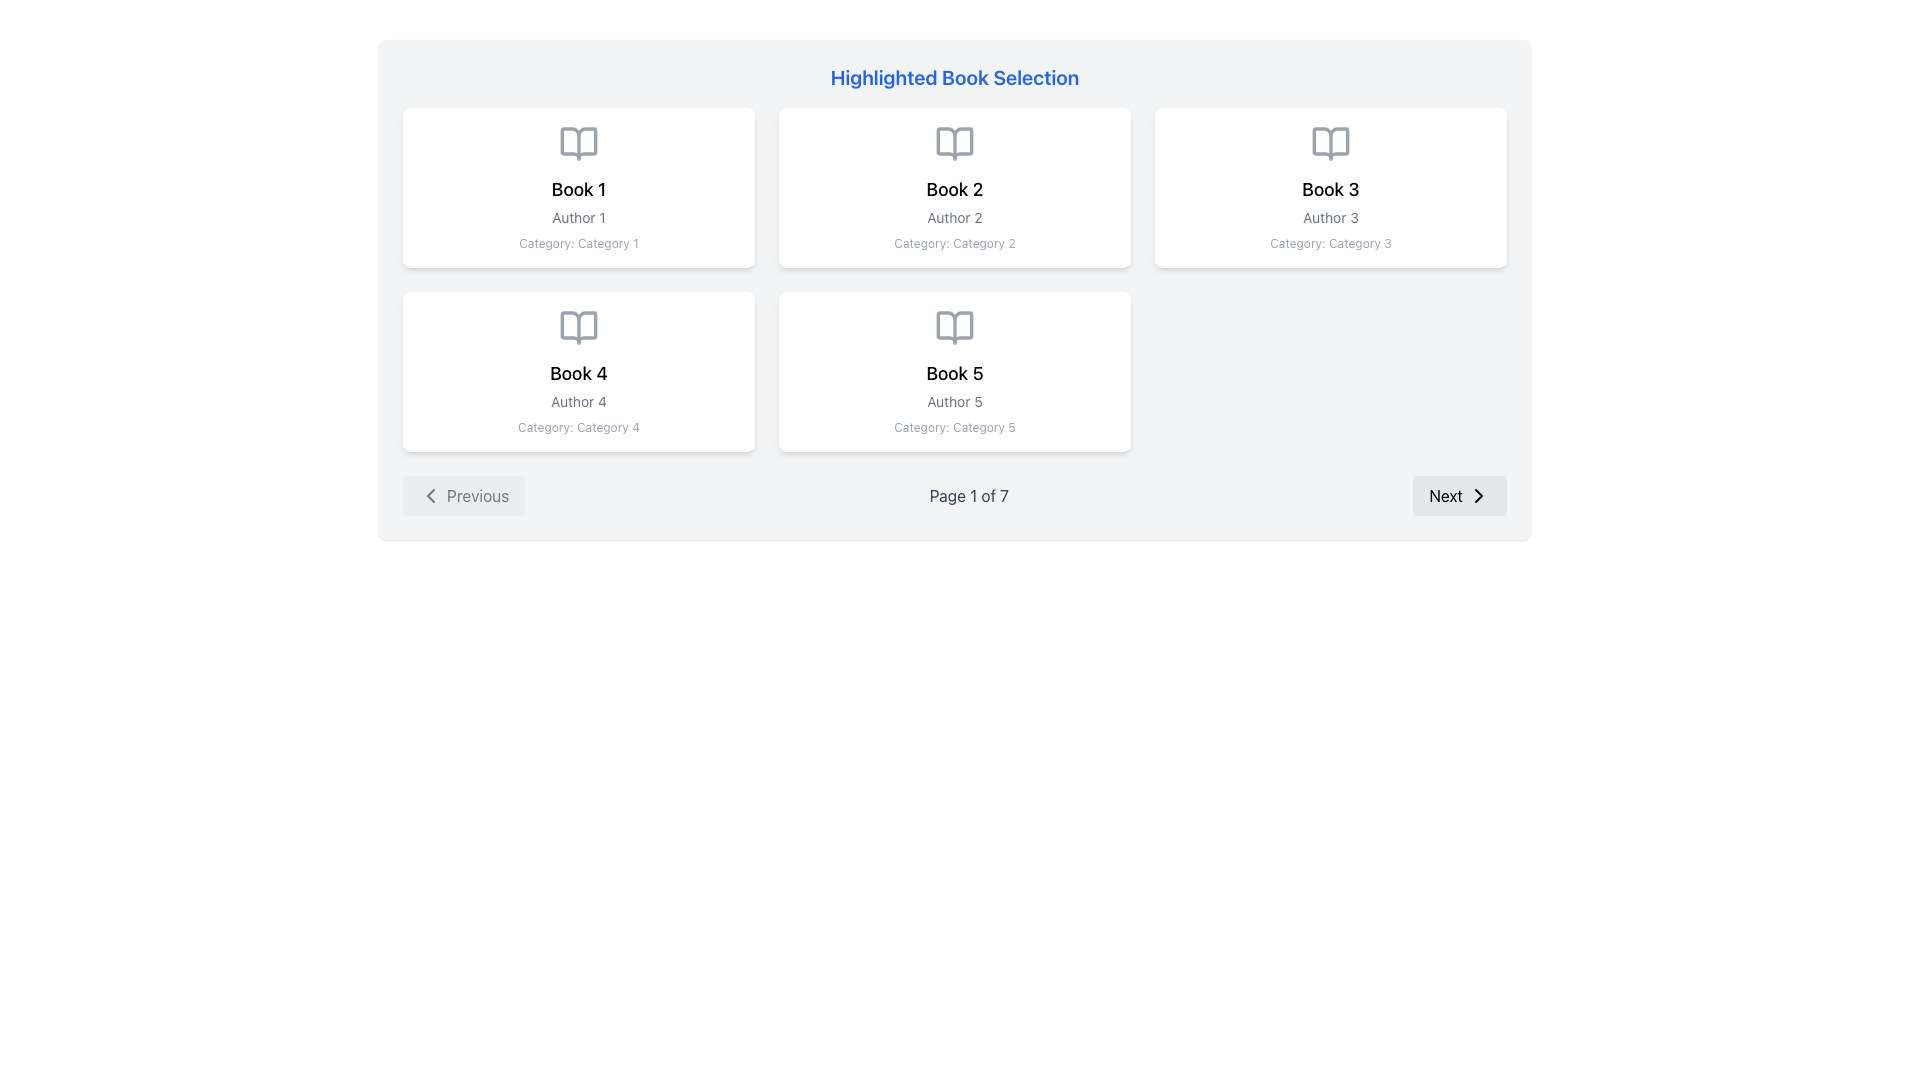 Image resolution: width=1920 pixels, height=1080 pixels. What do you see at coordinates (578, 326) in the screenshot?
I see `the open book icon located above the text 'Book 4' within the card in the second row and first column of the grid layout` at bounding box center [578, 326].